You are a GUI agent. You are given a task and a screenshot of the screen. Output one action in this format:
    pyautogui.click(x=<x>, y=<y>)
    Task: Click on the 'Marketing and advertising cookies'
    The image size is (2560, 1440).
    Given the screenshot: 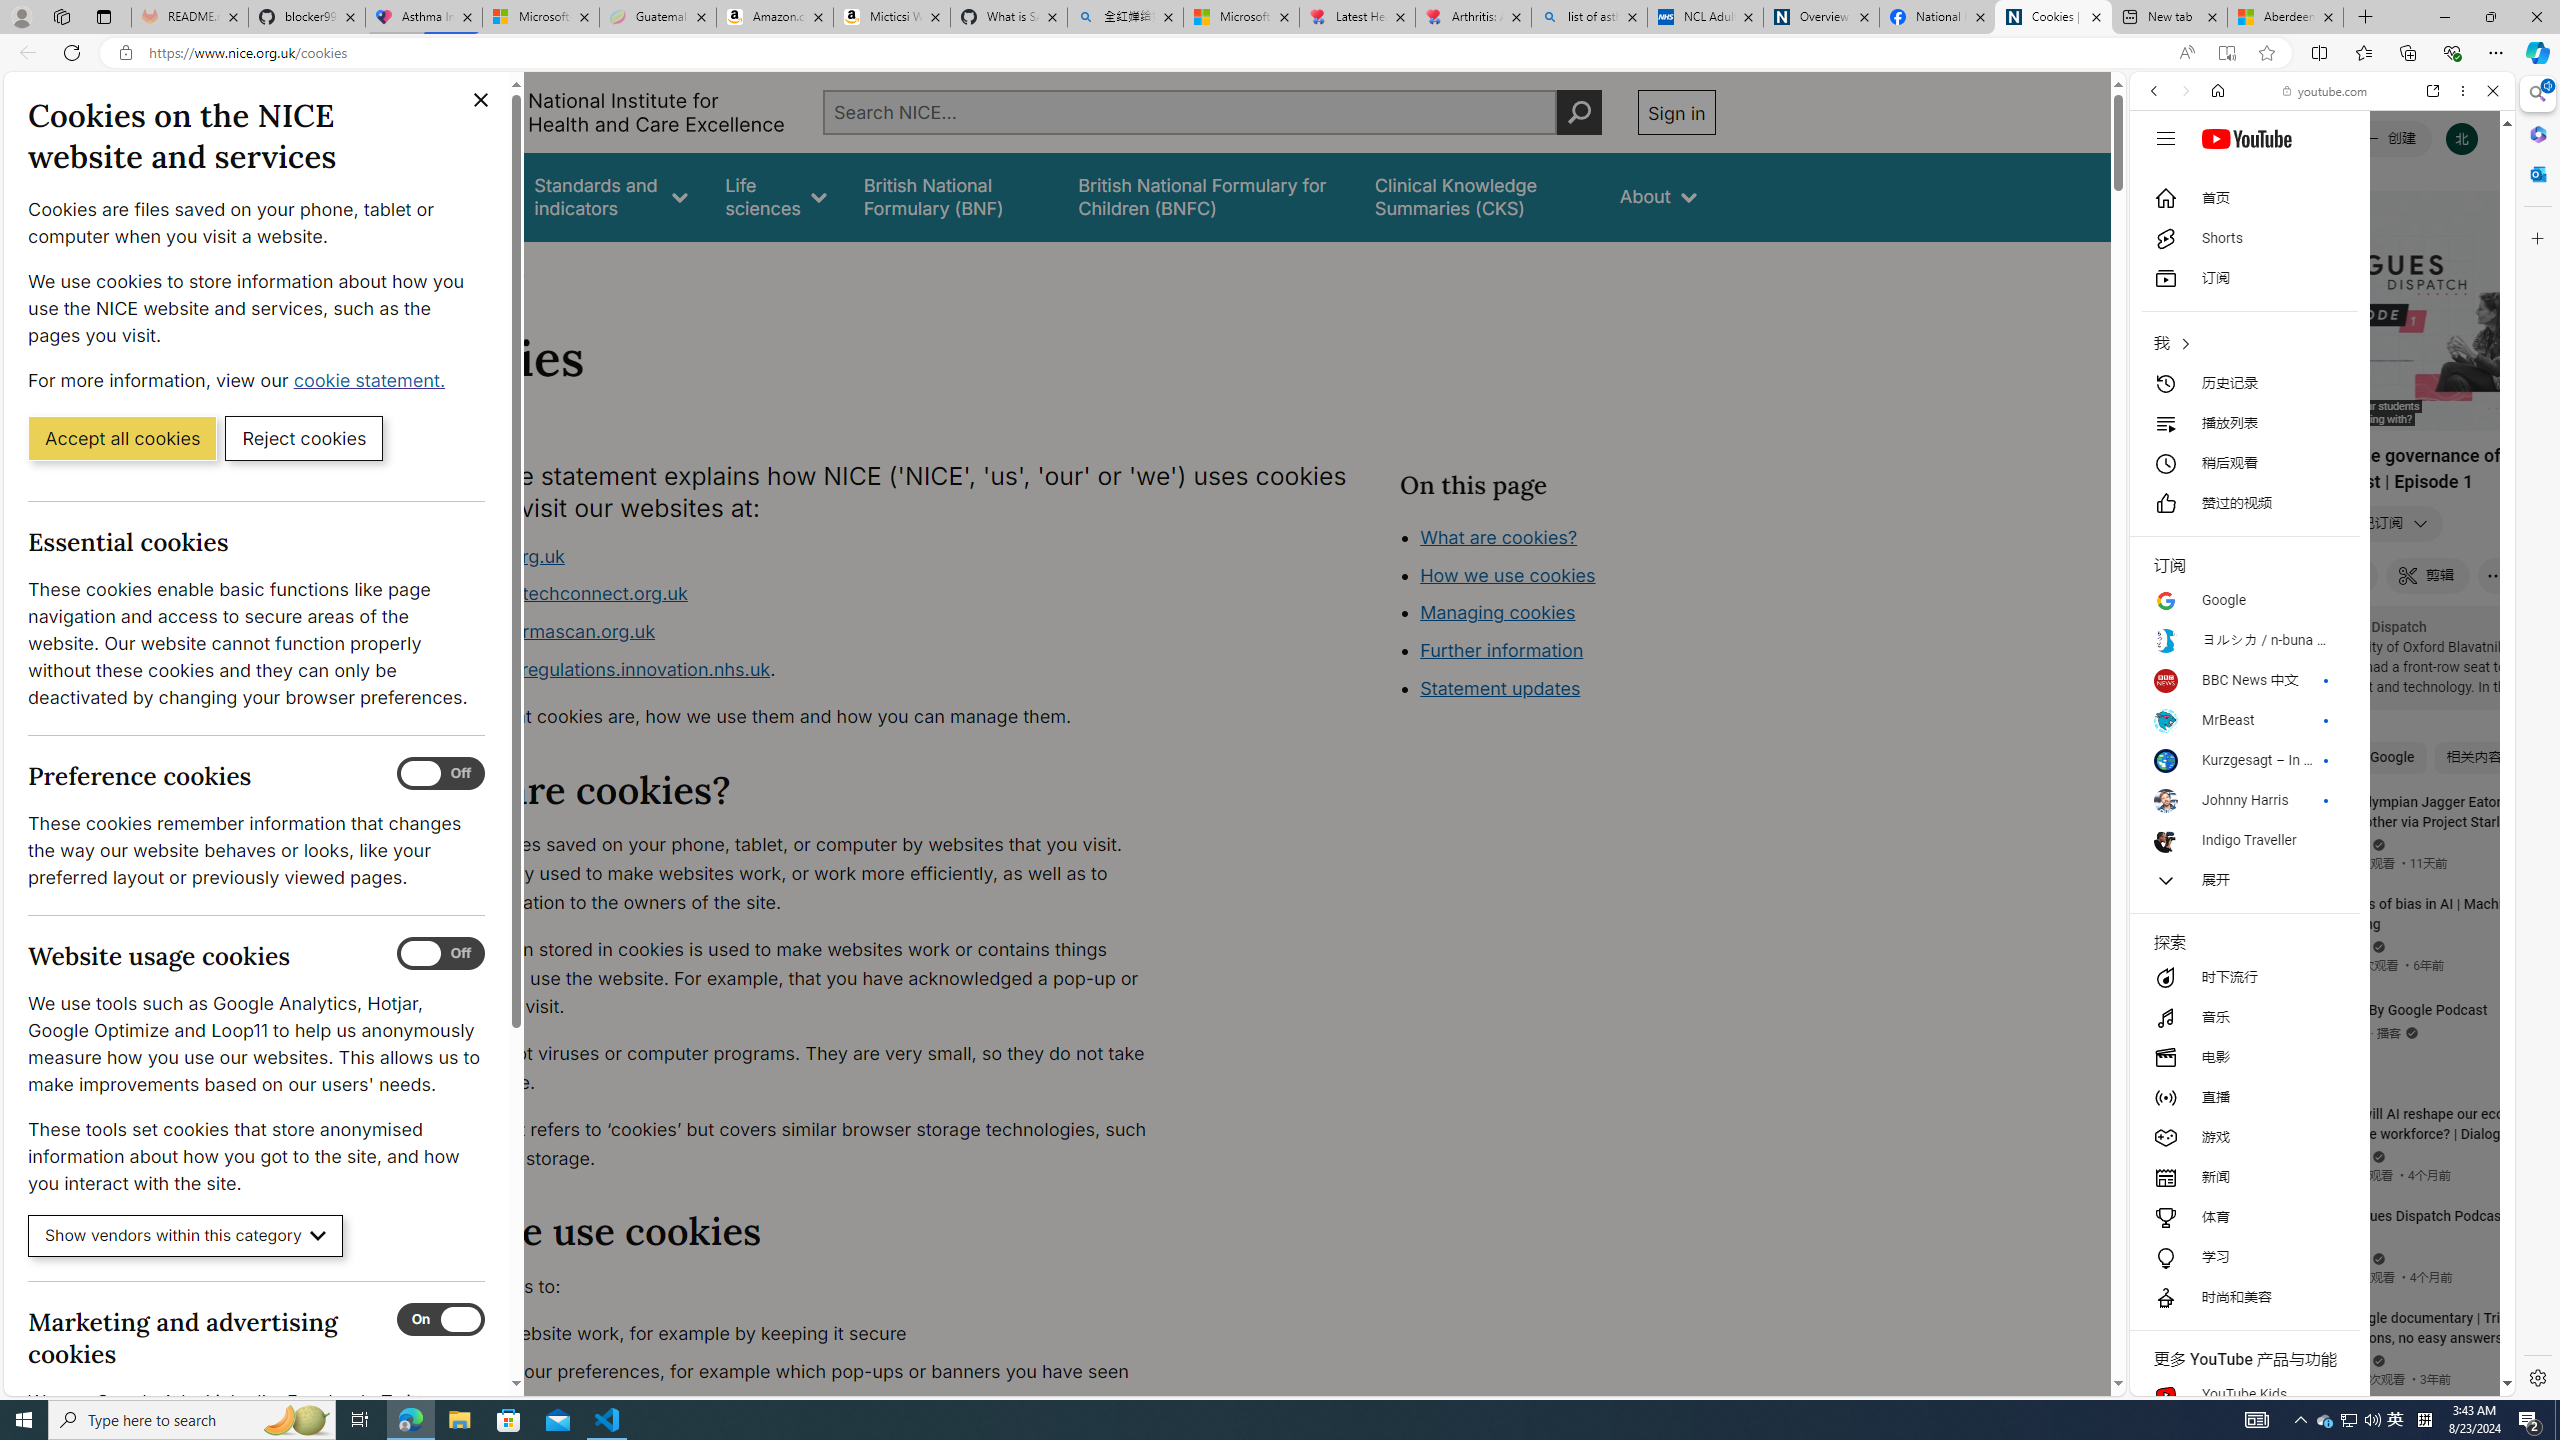 What is the action you would take?
    pyautogui.click(x=440, y=1320)
    